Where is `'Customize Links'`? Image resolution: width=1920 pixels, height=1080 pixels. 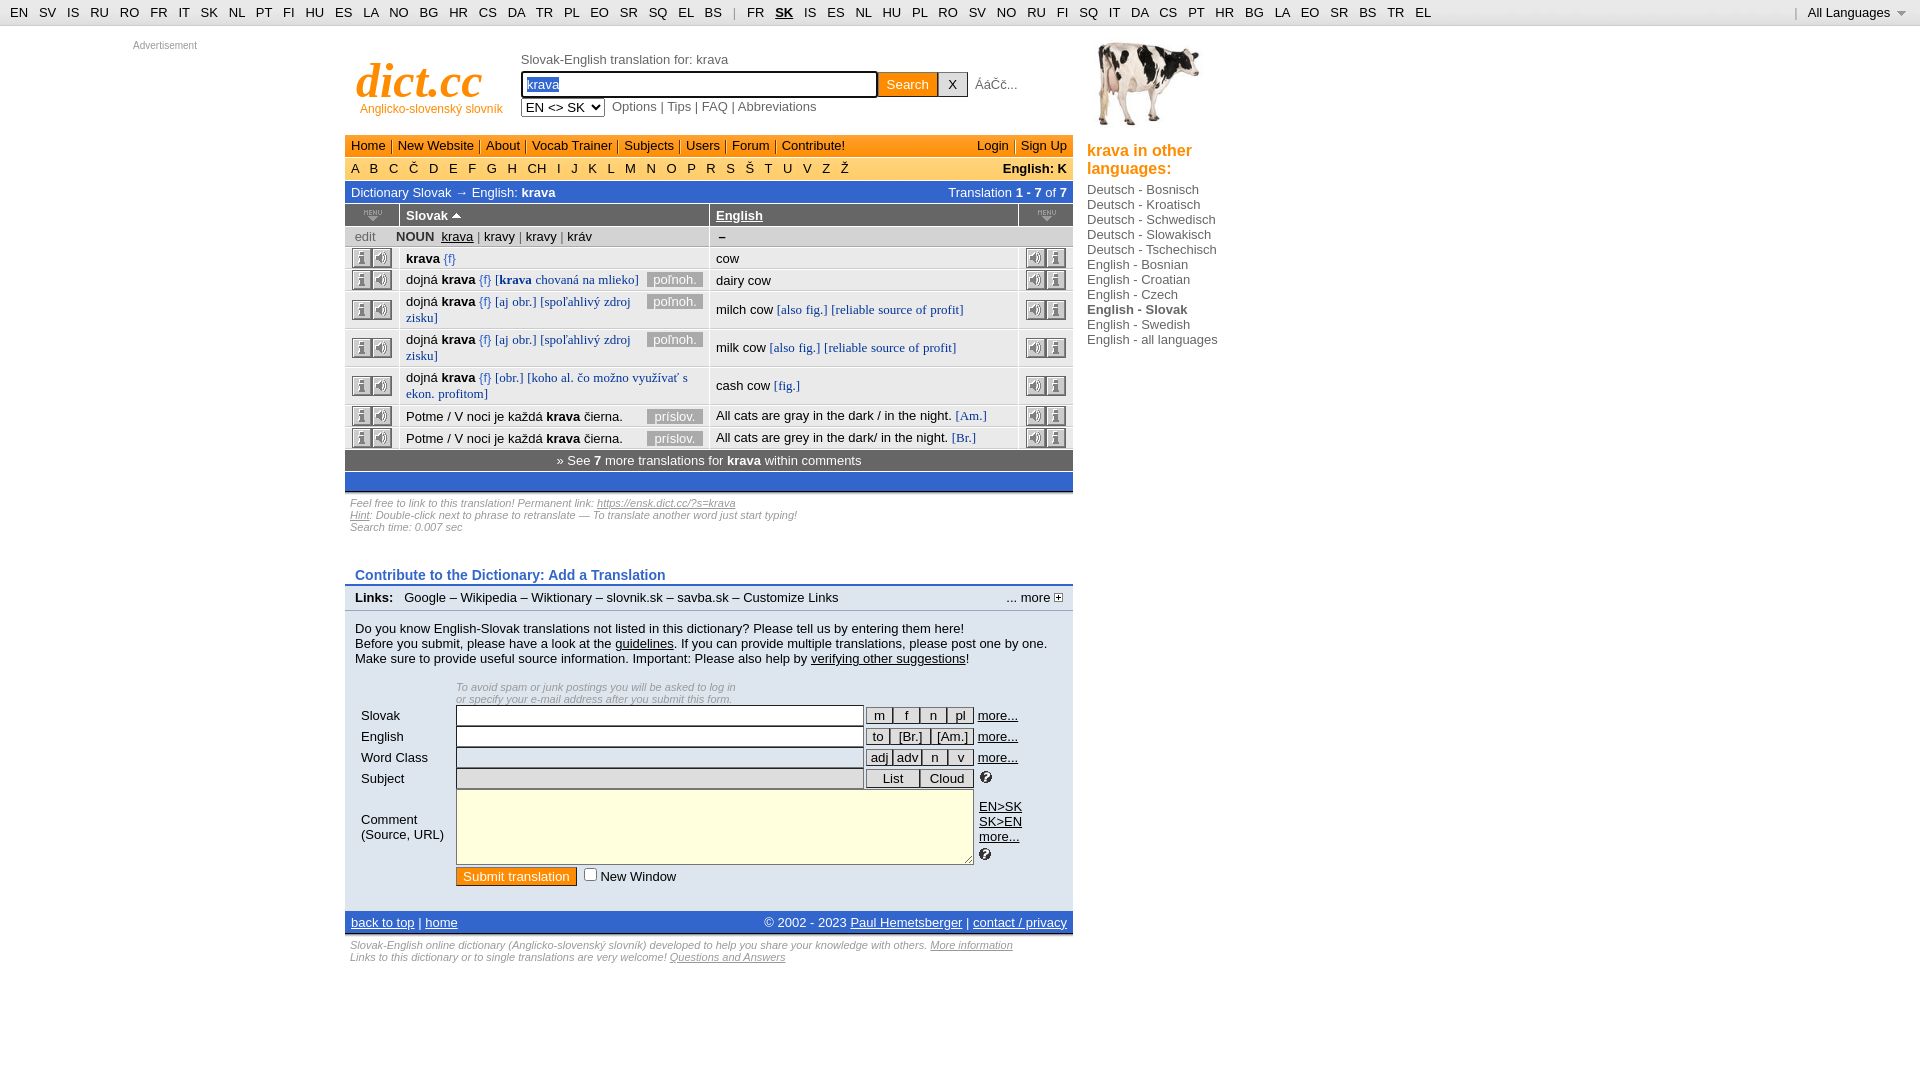
'Customize Links' is located at coordinates (789, 596).